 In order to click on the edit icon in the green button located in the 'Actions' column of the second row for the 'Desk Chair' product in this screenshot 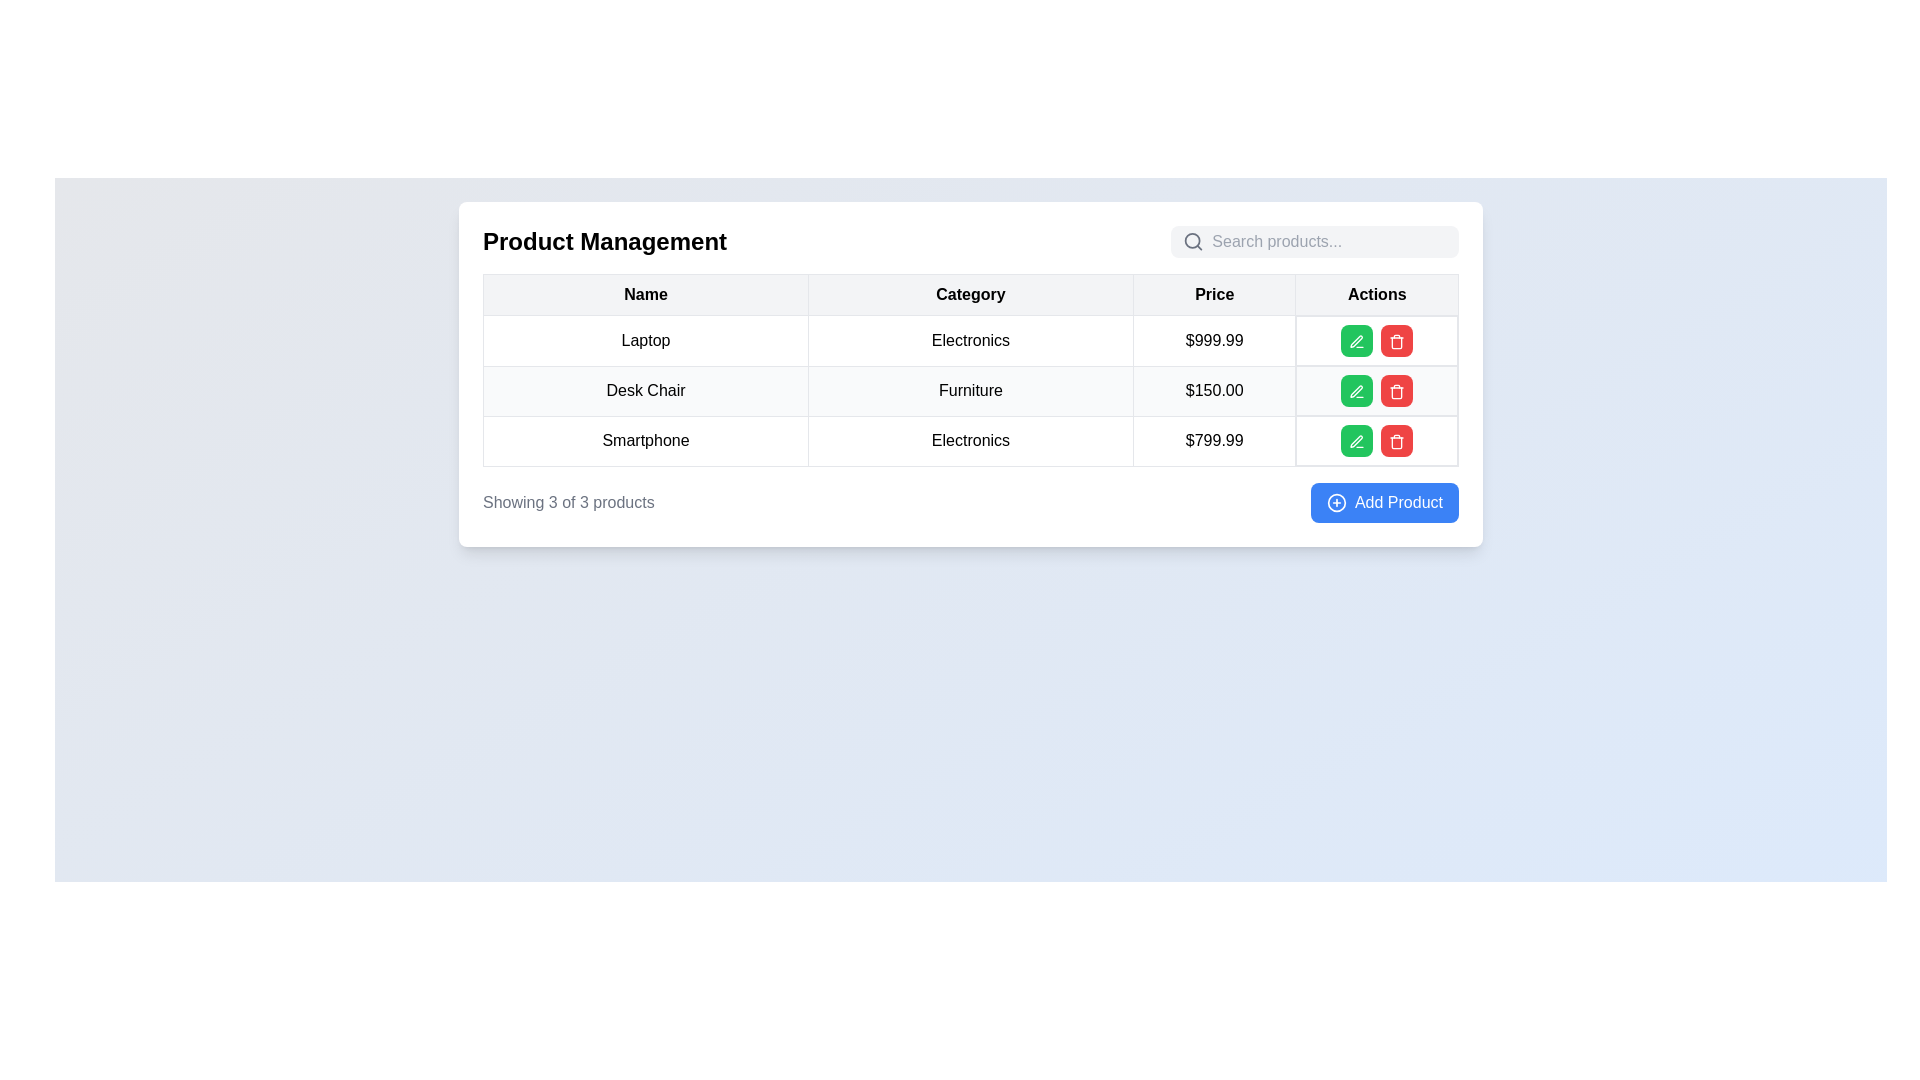, I will do `click(1357, 391)`.